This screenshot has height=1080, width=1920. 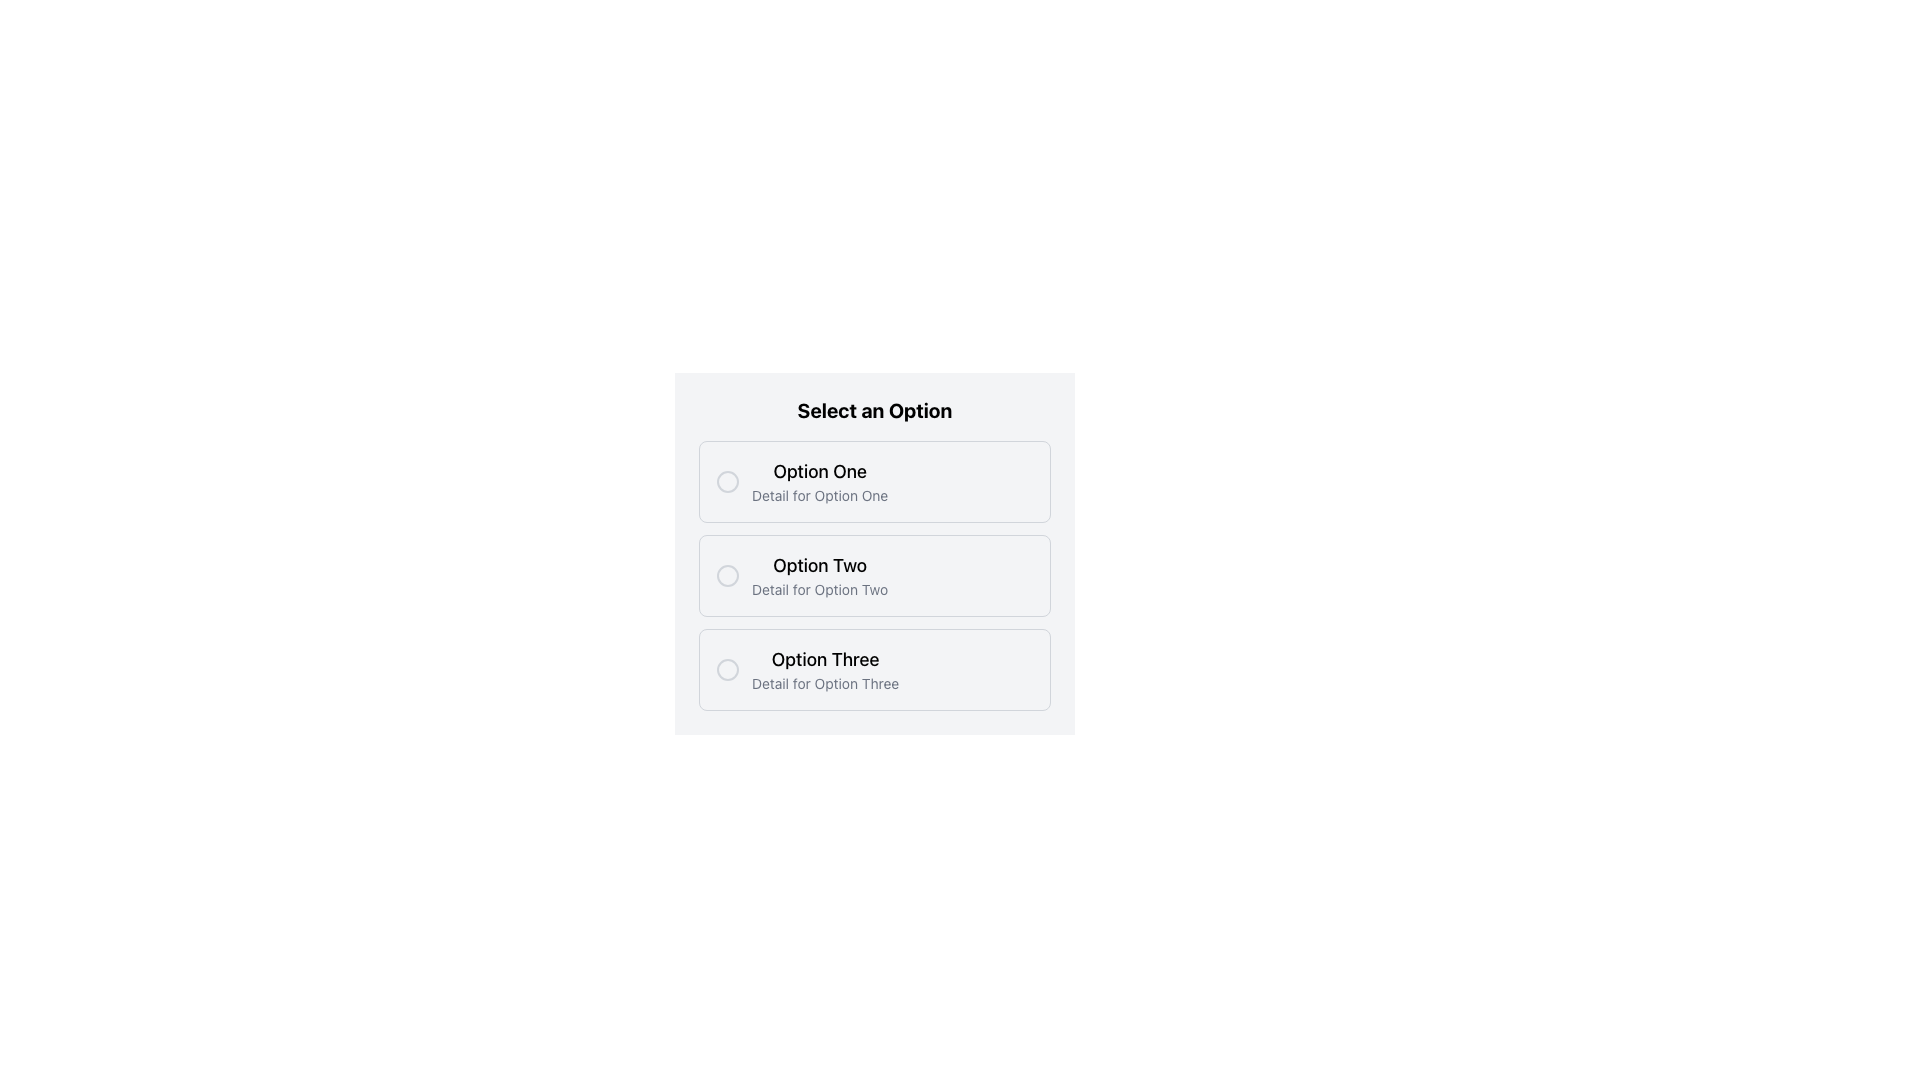 What do you see at coordinates (820, 589) in the screenshot?
I see `the non-interactive descriptive text that provides additional information about the 'Option Two' choice, located directly below the 'Option Two' label in the 'Select an Option' section` at bounding box center [820, 589].